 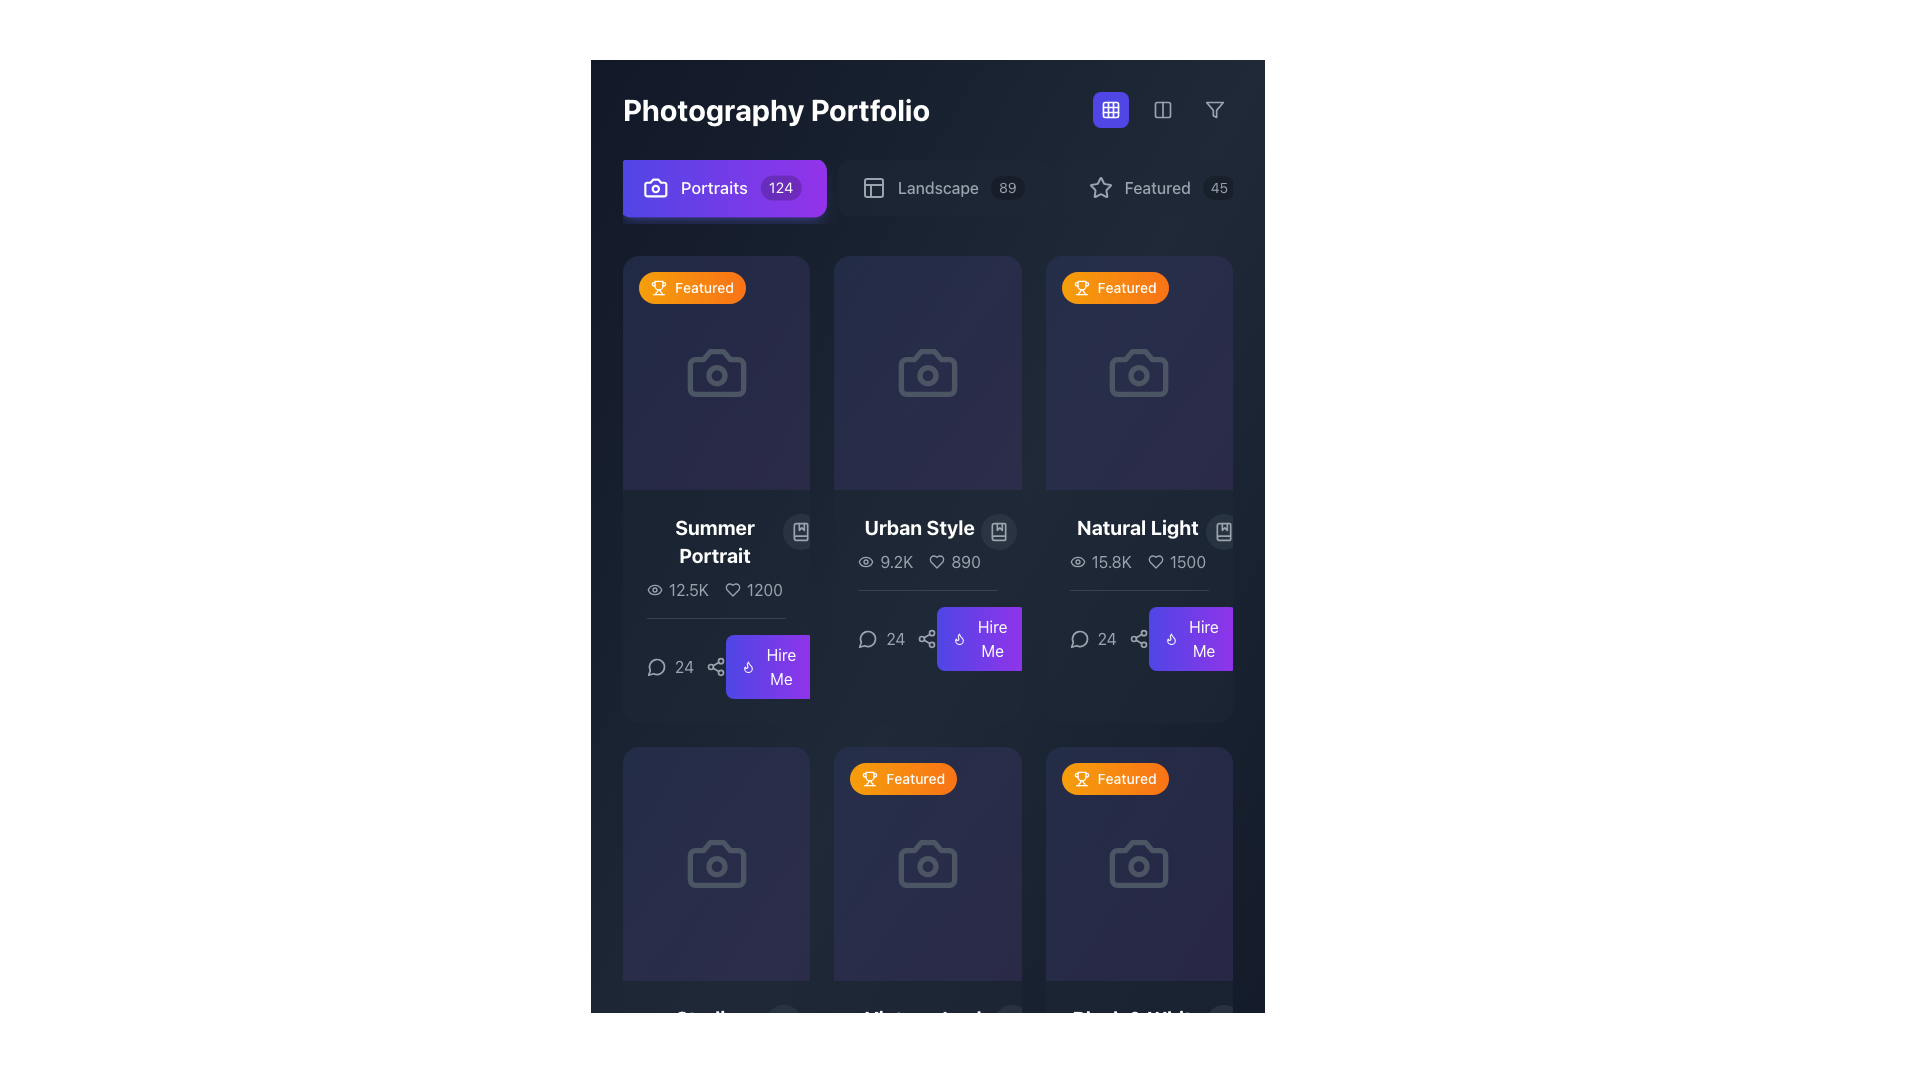 What do you see at coordinates (914, 778) in the screenshot?
I see `text from the Text Label that indicates the associated item is marked as 'Featured', located within the orange pill-shaped badge near the top-left corner of the second item in the bottom row of the grid layout` at bounding box center [914, 778].